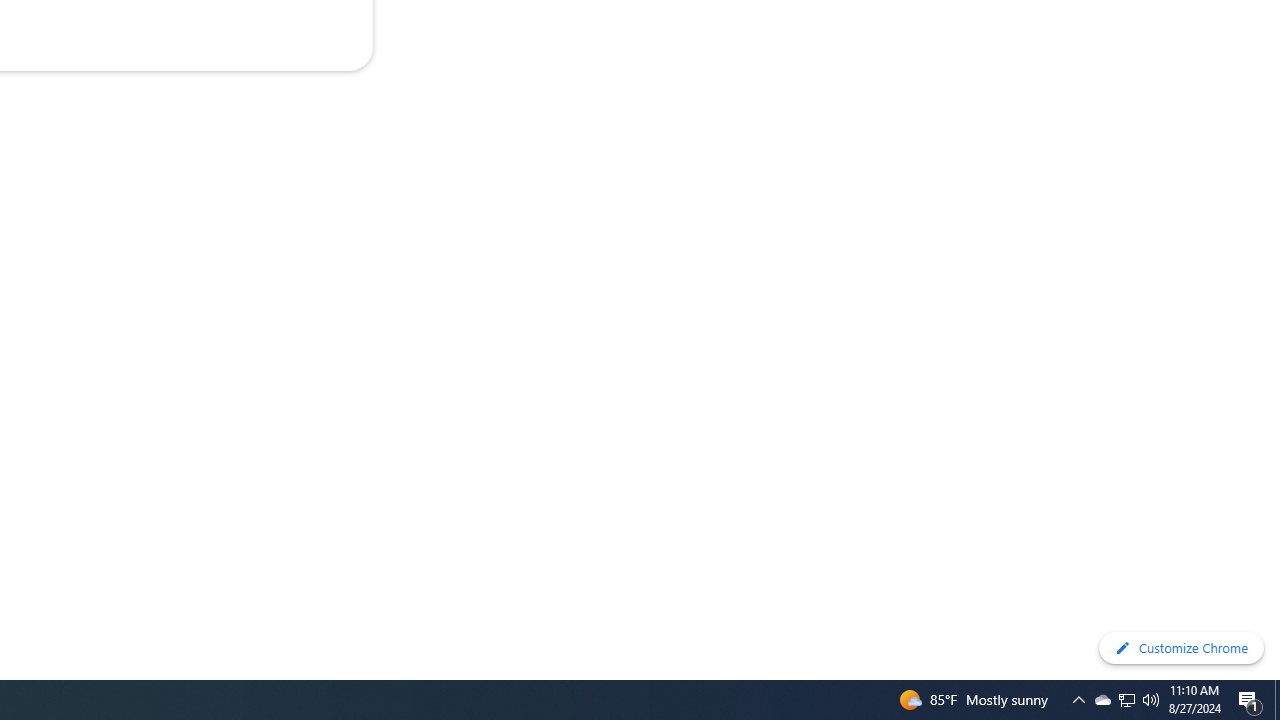 The height and width of the screenshot is (720, 1280). What do you see at coordinates (1181, 648) in the screenshot?
I see `'Customize Chrome'` at bounding box center [1181, 648].